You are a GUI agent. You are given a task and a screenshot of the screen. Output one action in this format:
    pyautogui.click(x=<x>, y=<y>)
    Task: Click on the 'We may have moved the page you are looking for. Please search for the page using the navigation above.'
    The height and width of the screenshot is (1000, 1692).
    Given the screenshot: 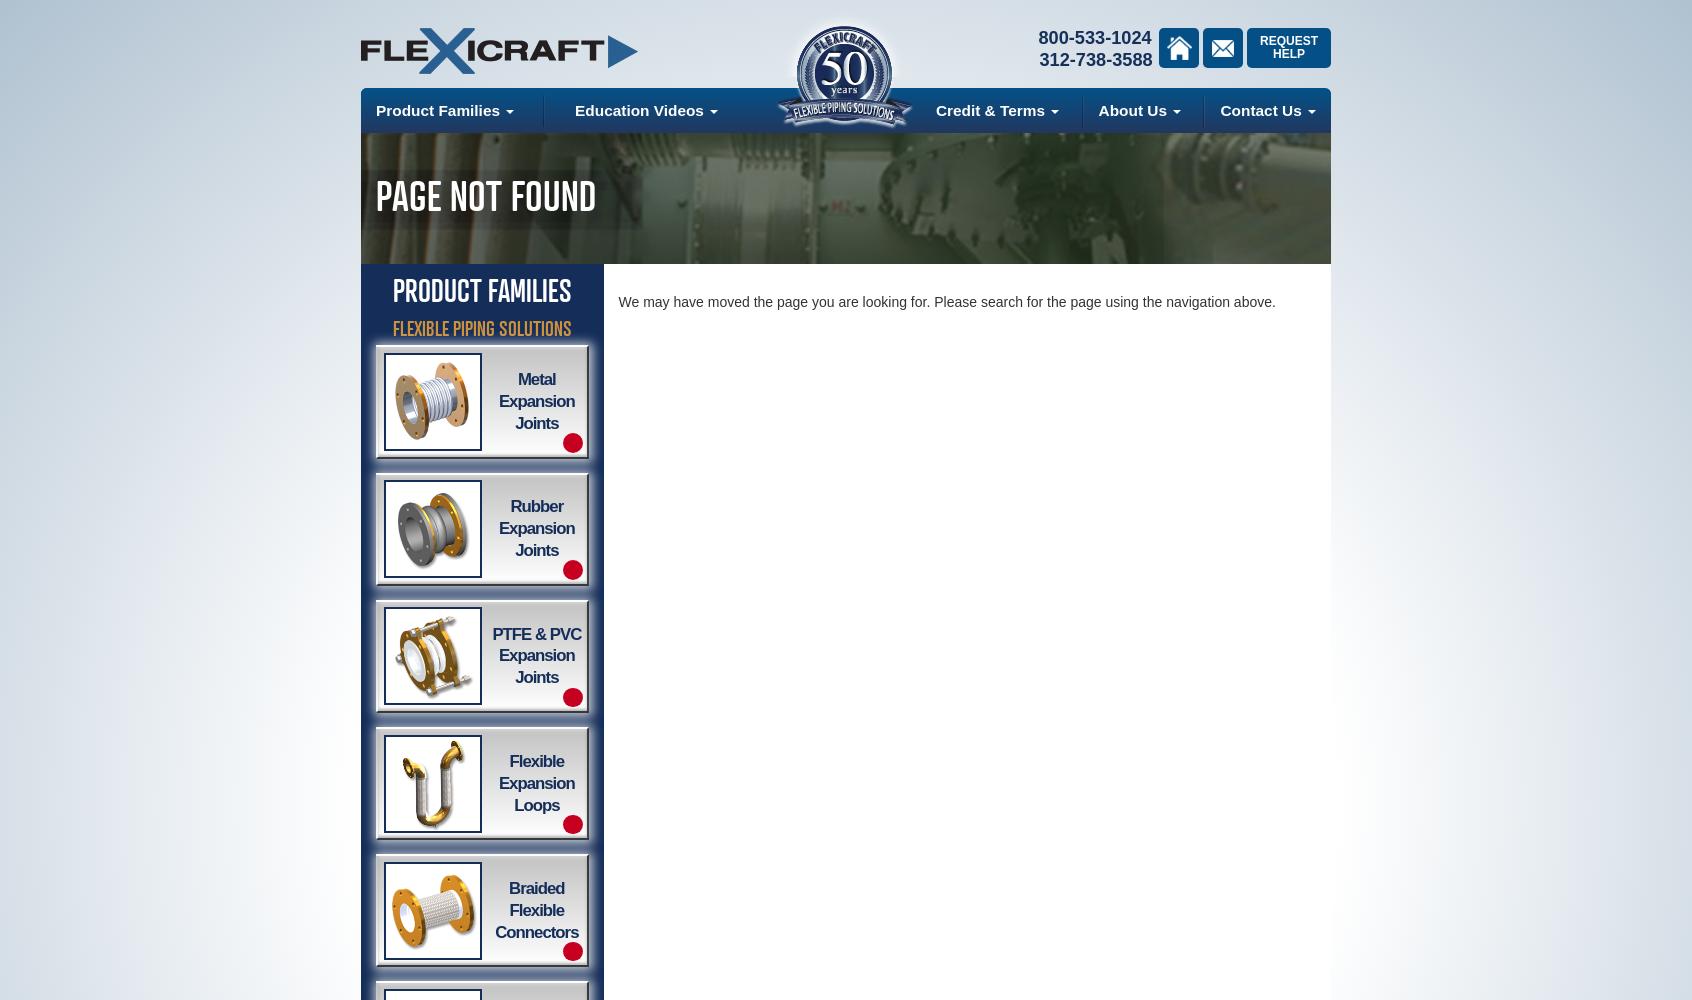 What is the action you would take?
    pyautogui.click(x=946, y=301)
    